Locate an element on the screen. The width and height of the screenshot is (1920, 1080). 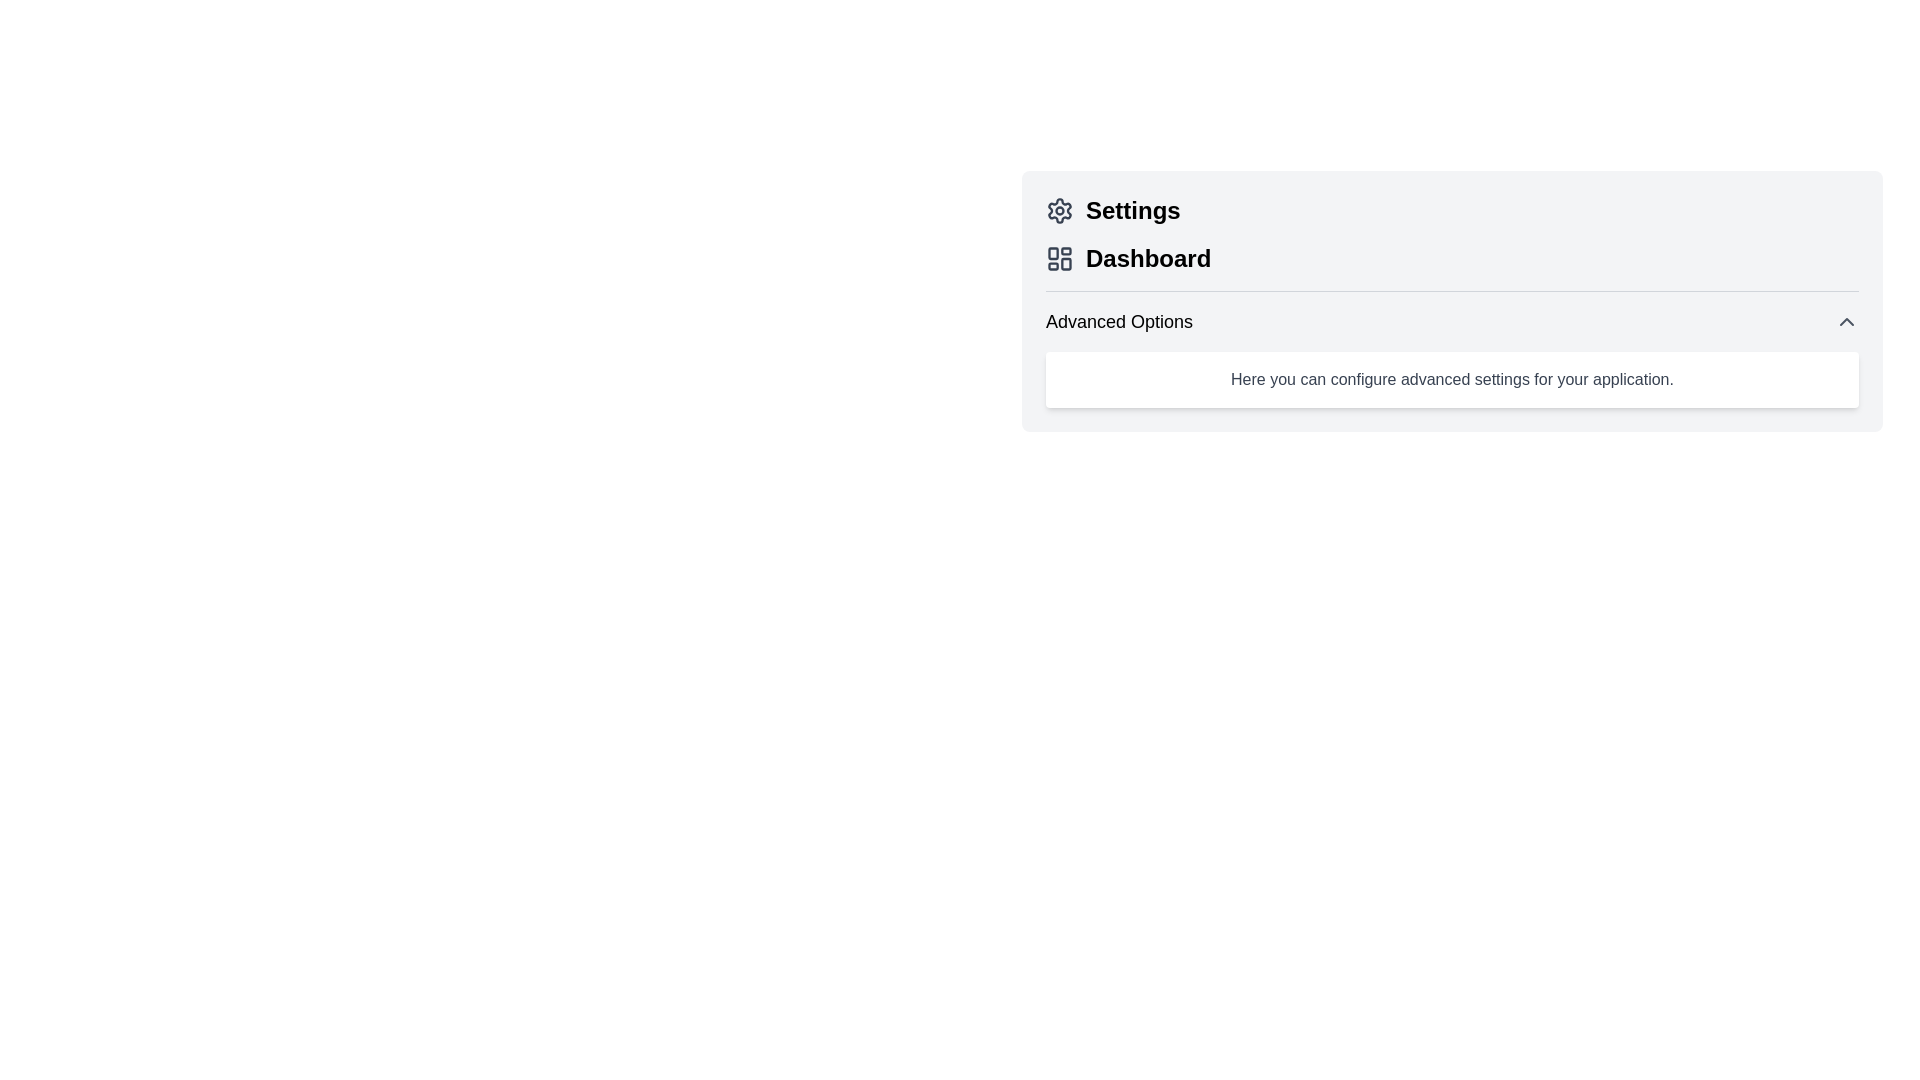
the visual separator line that distinguishes the 'Dashboard' section from the 'Advanced Options' section is located at coordinates (1452, 291).